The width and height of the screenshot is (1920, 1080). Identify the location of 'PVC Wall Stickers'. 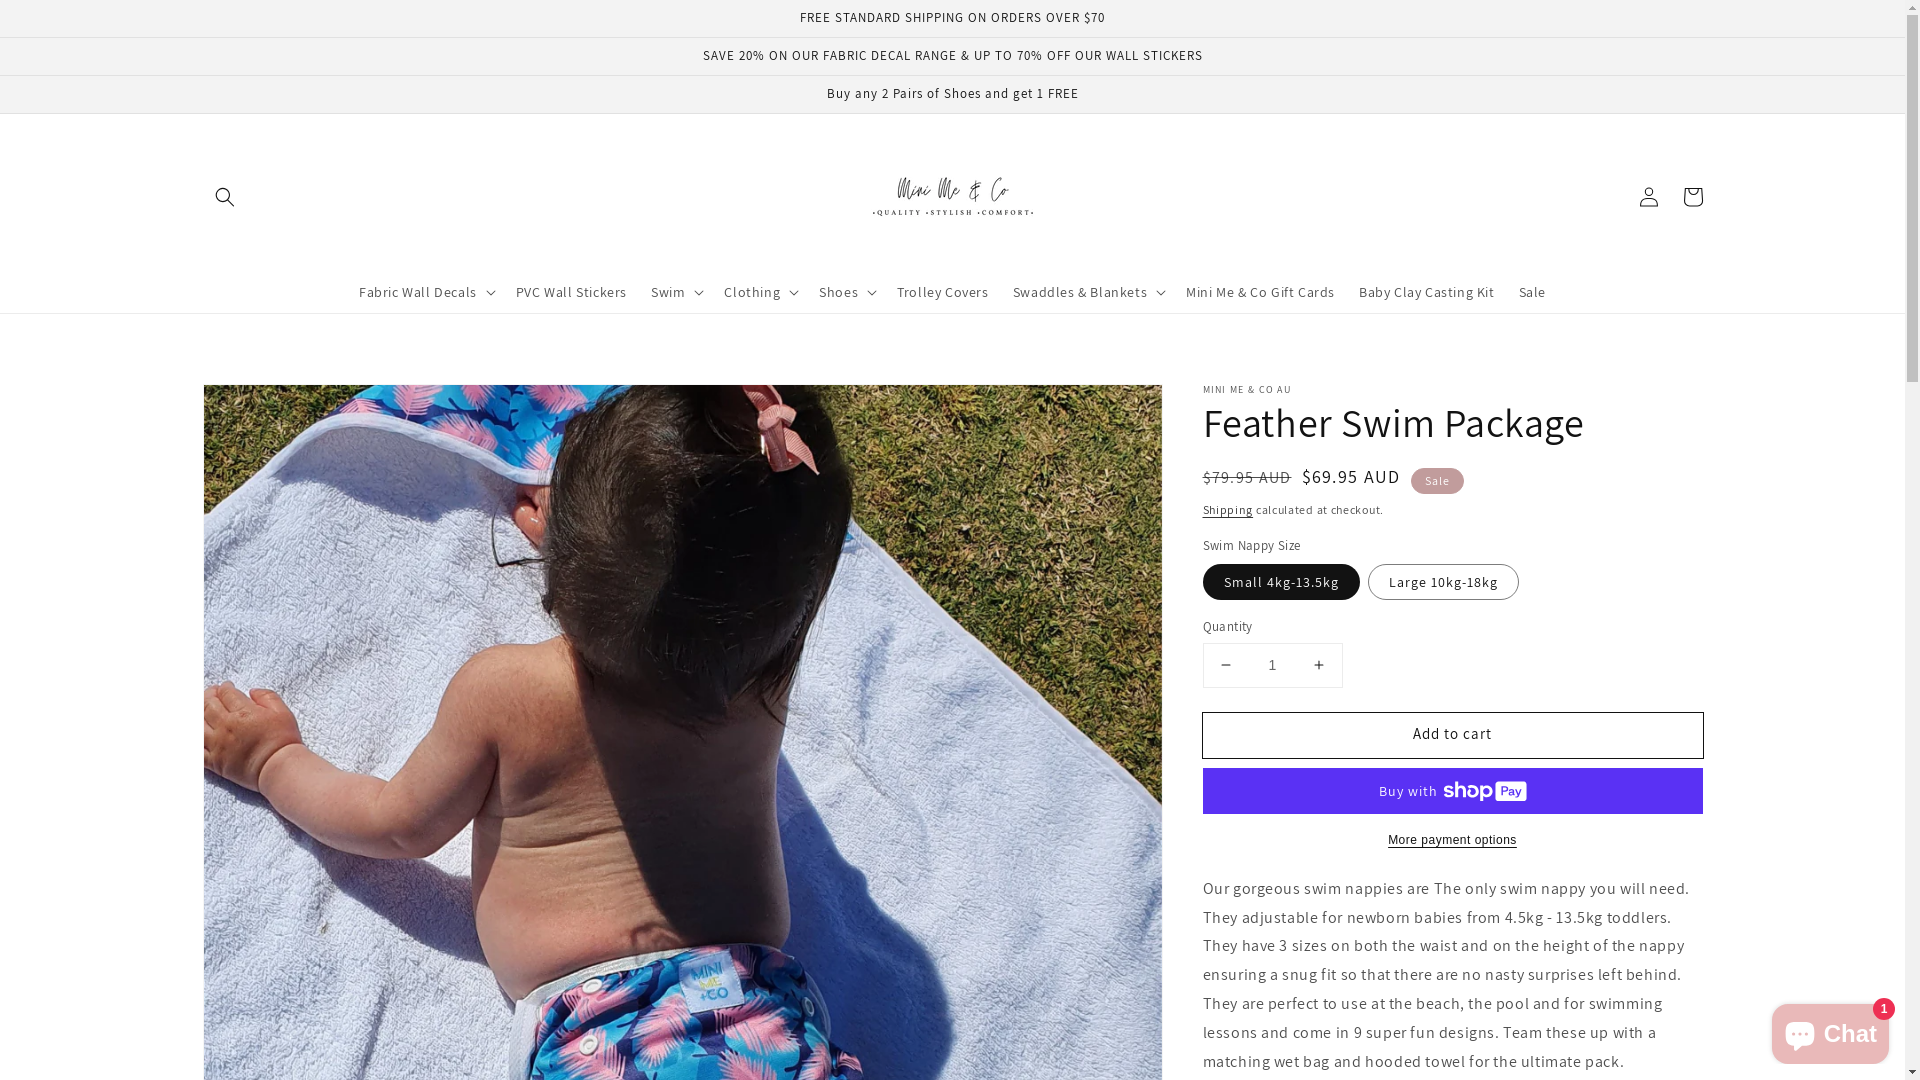
(570, 292).